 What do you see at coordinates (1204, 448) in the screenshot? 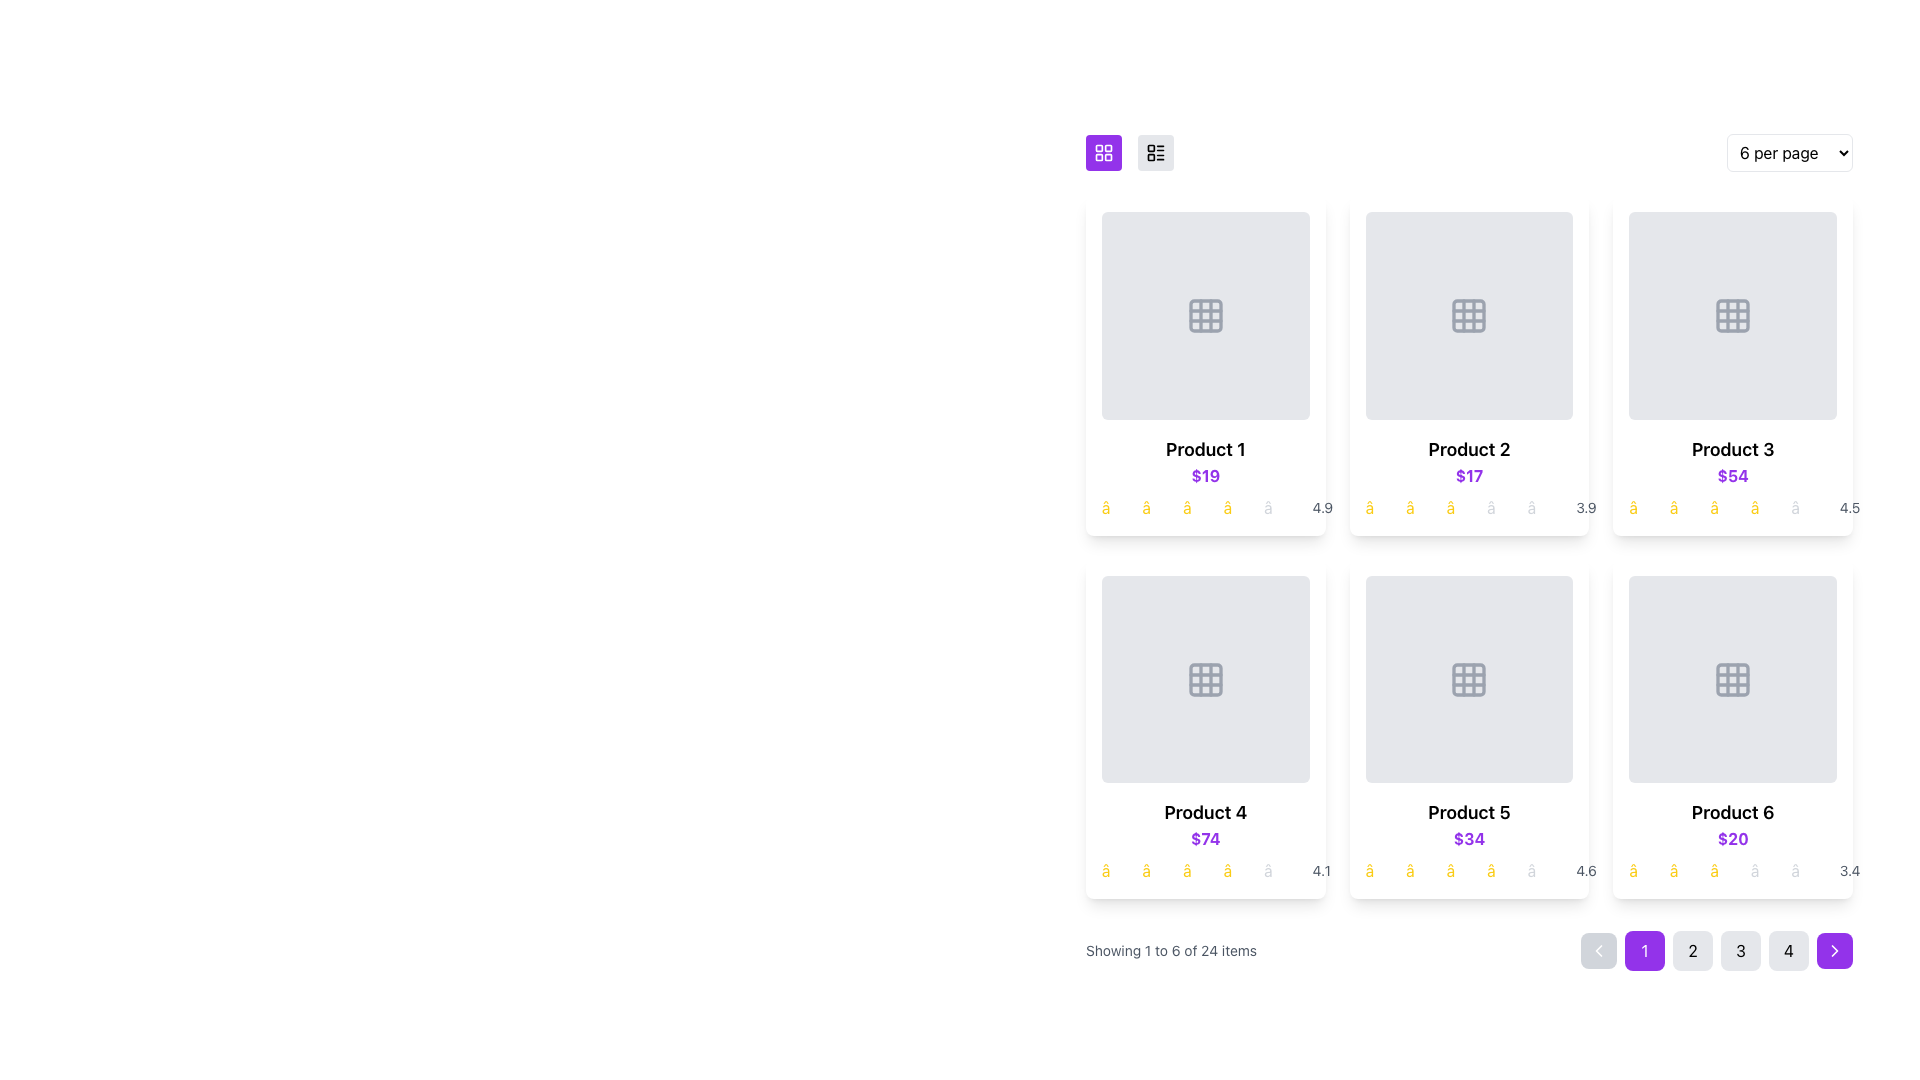
I see `the 'Product 1' text label, which is a prominent title styled in bold and located at the top of the first product display card in the grid layout` at bounding box center [1204, 448].